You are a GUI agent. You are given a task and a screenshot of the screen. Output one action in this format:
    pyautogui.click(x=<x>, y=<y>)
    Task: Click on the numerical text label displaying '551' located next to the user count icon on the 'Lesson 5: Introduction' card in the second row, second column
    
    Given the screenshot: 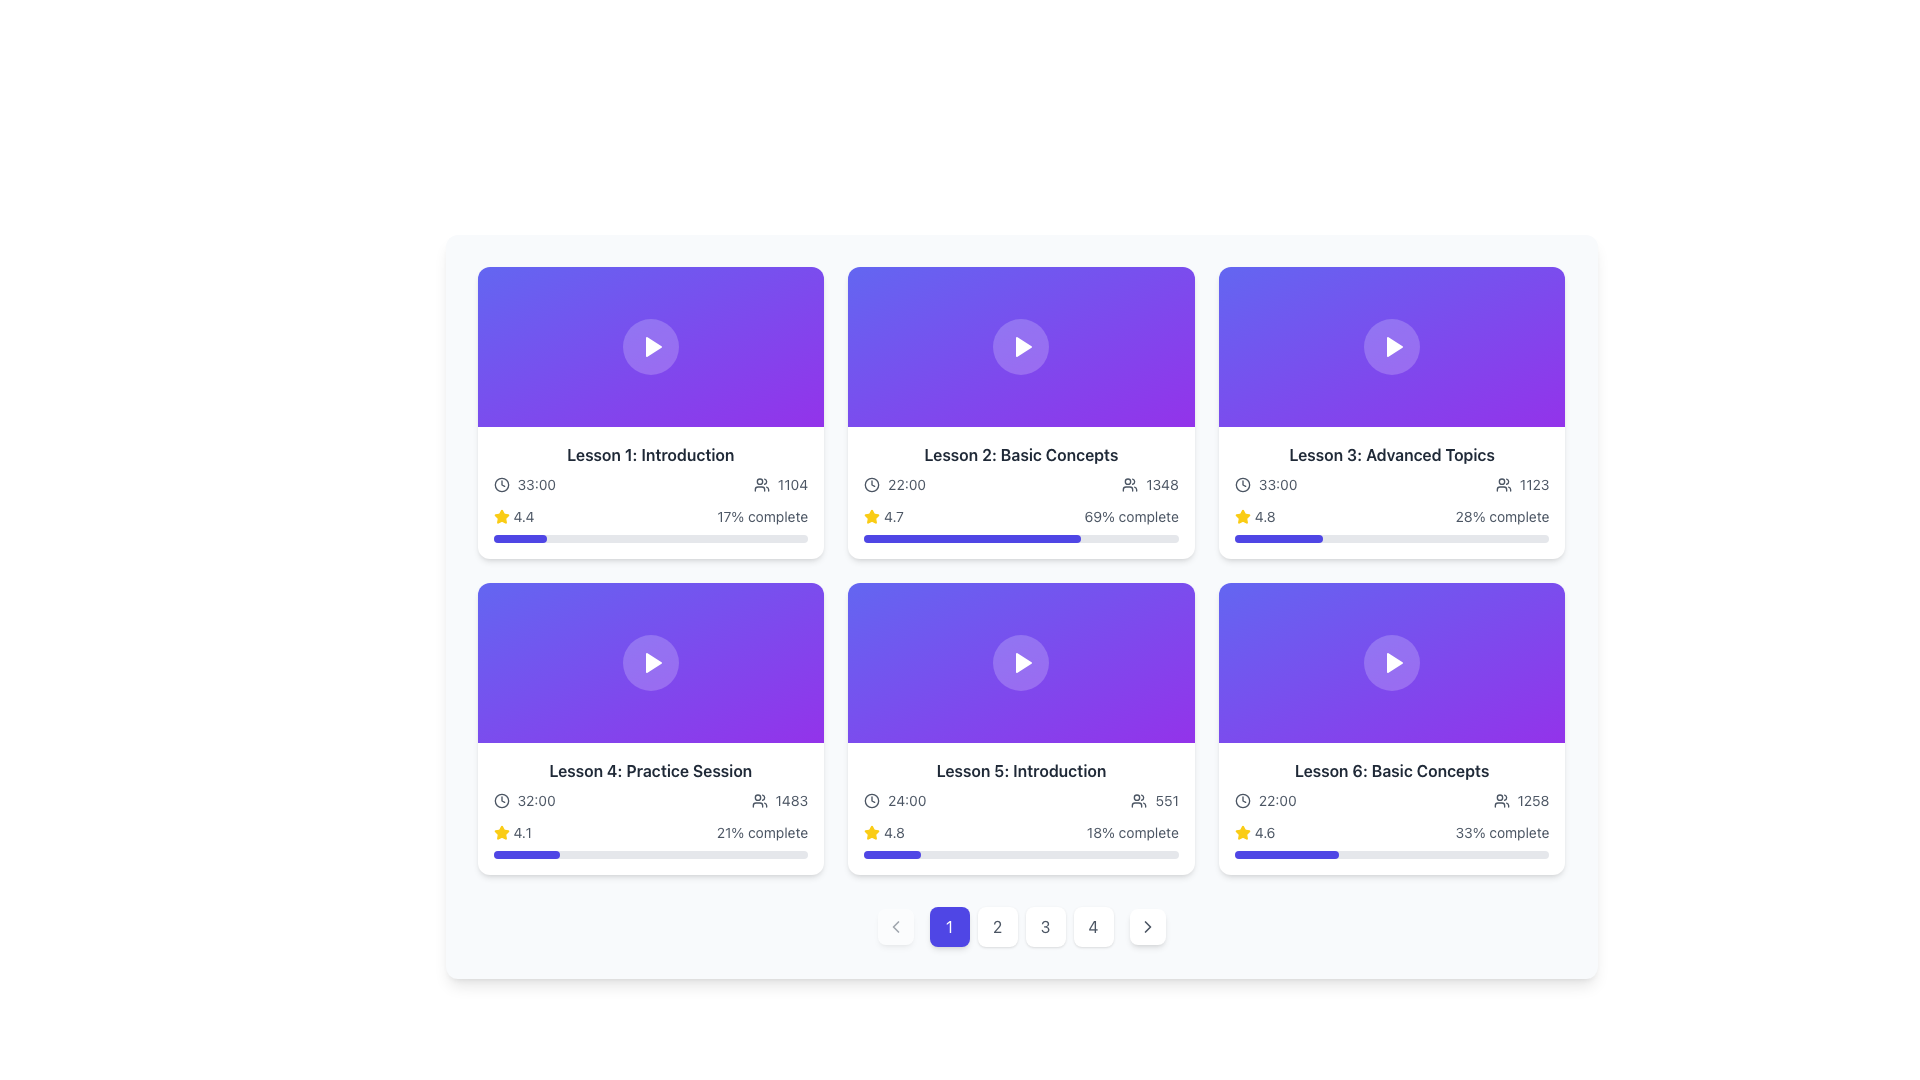 What is the action you would take?
    pyautogui.click(x=1167, y=800)
    